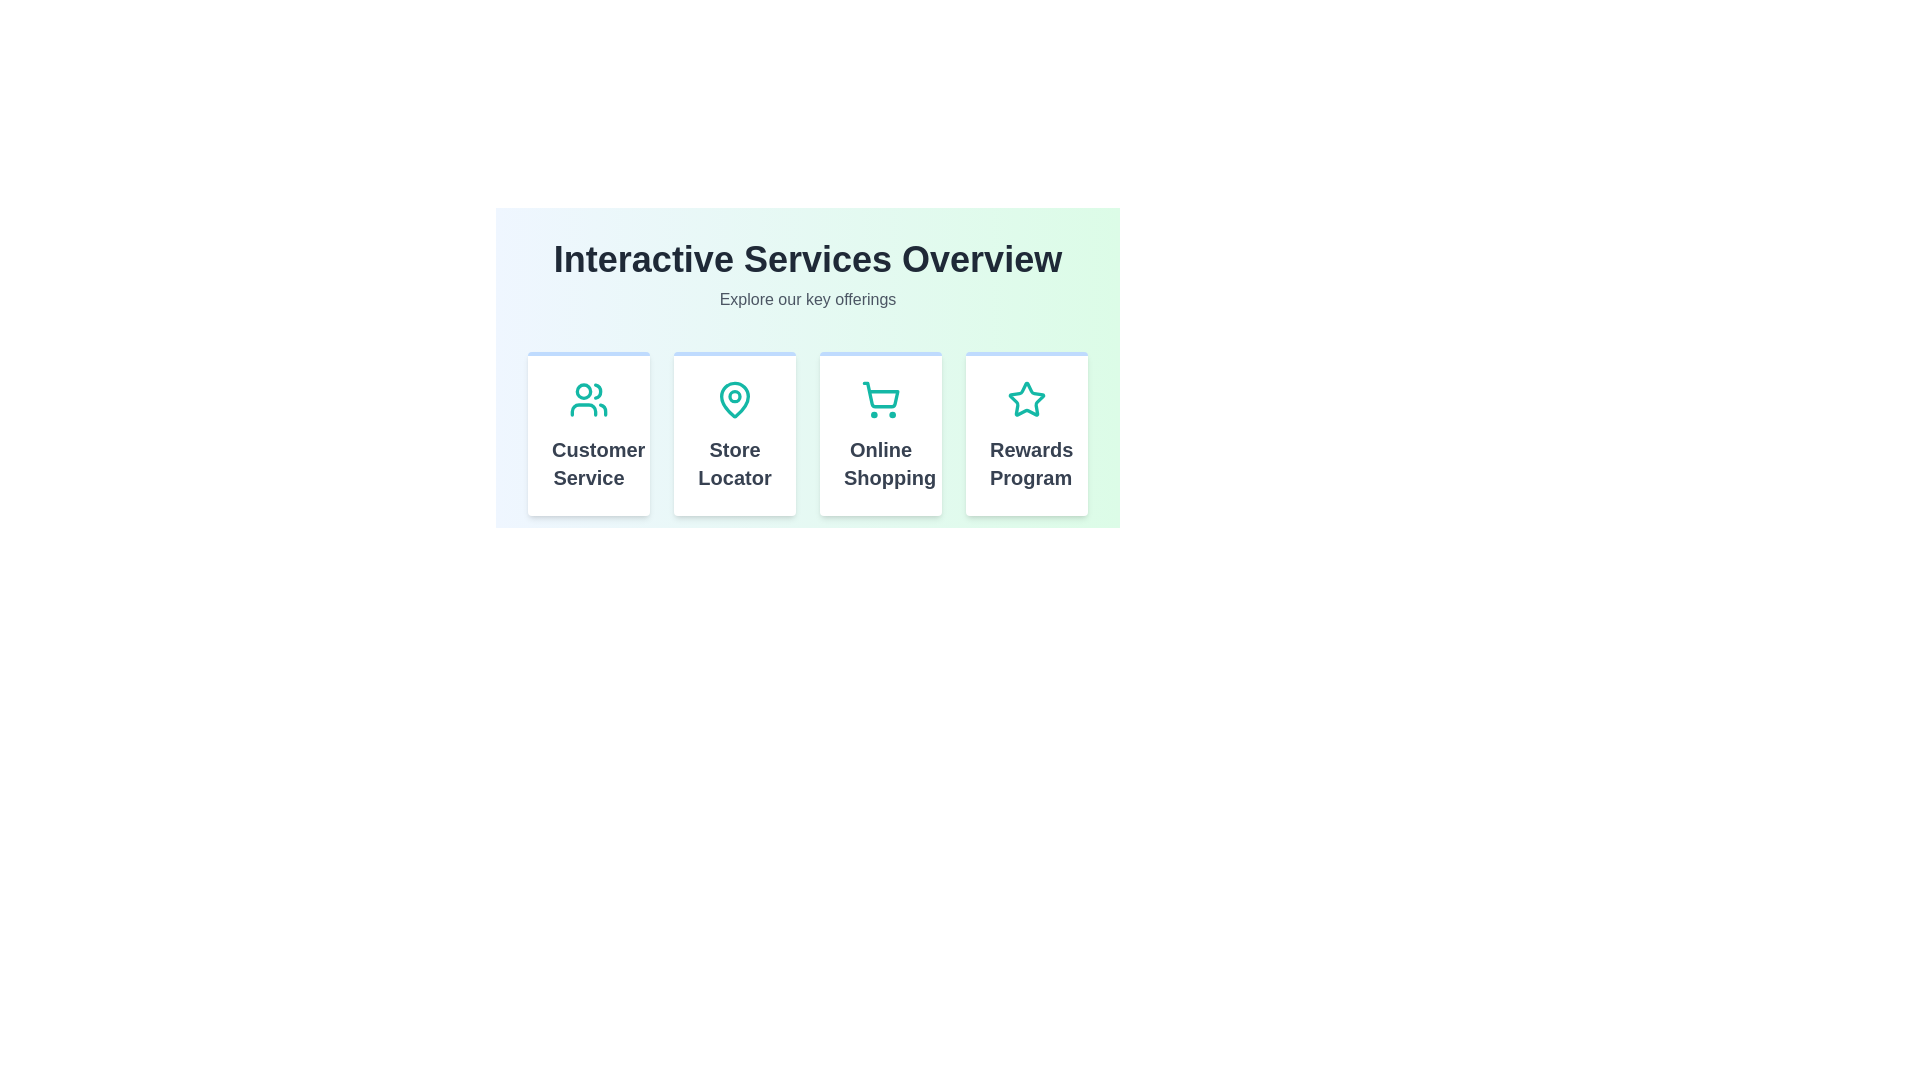 Image resolution: width=1920 pixels, height=1080 pixels. Describe the element at coordinates (588, 400) in the screenshot. I see `the 'Customer Service' icon located at the top-center of the 'Customer Service' card in the 'Interactive Services Overview'` at that location.